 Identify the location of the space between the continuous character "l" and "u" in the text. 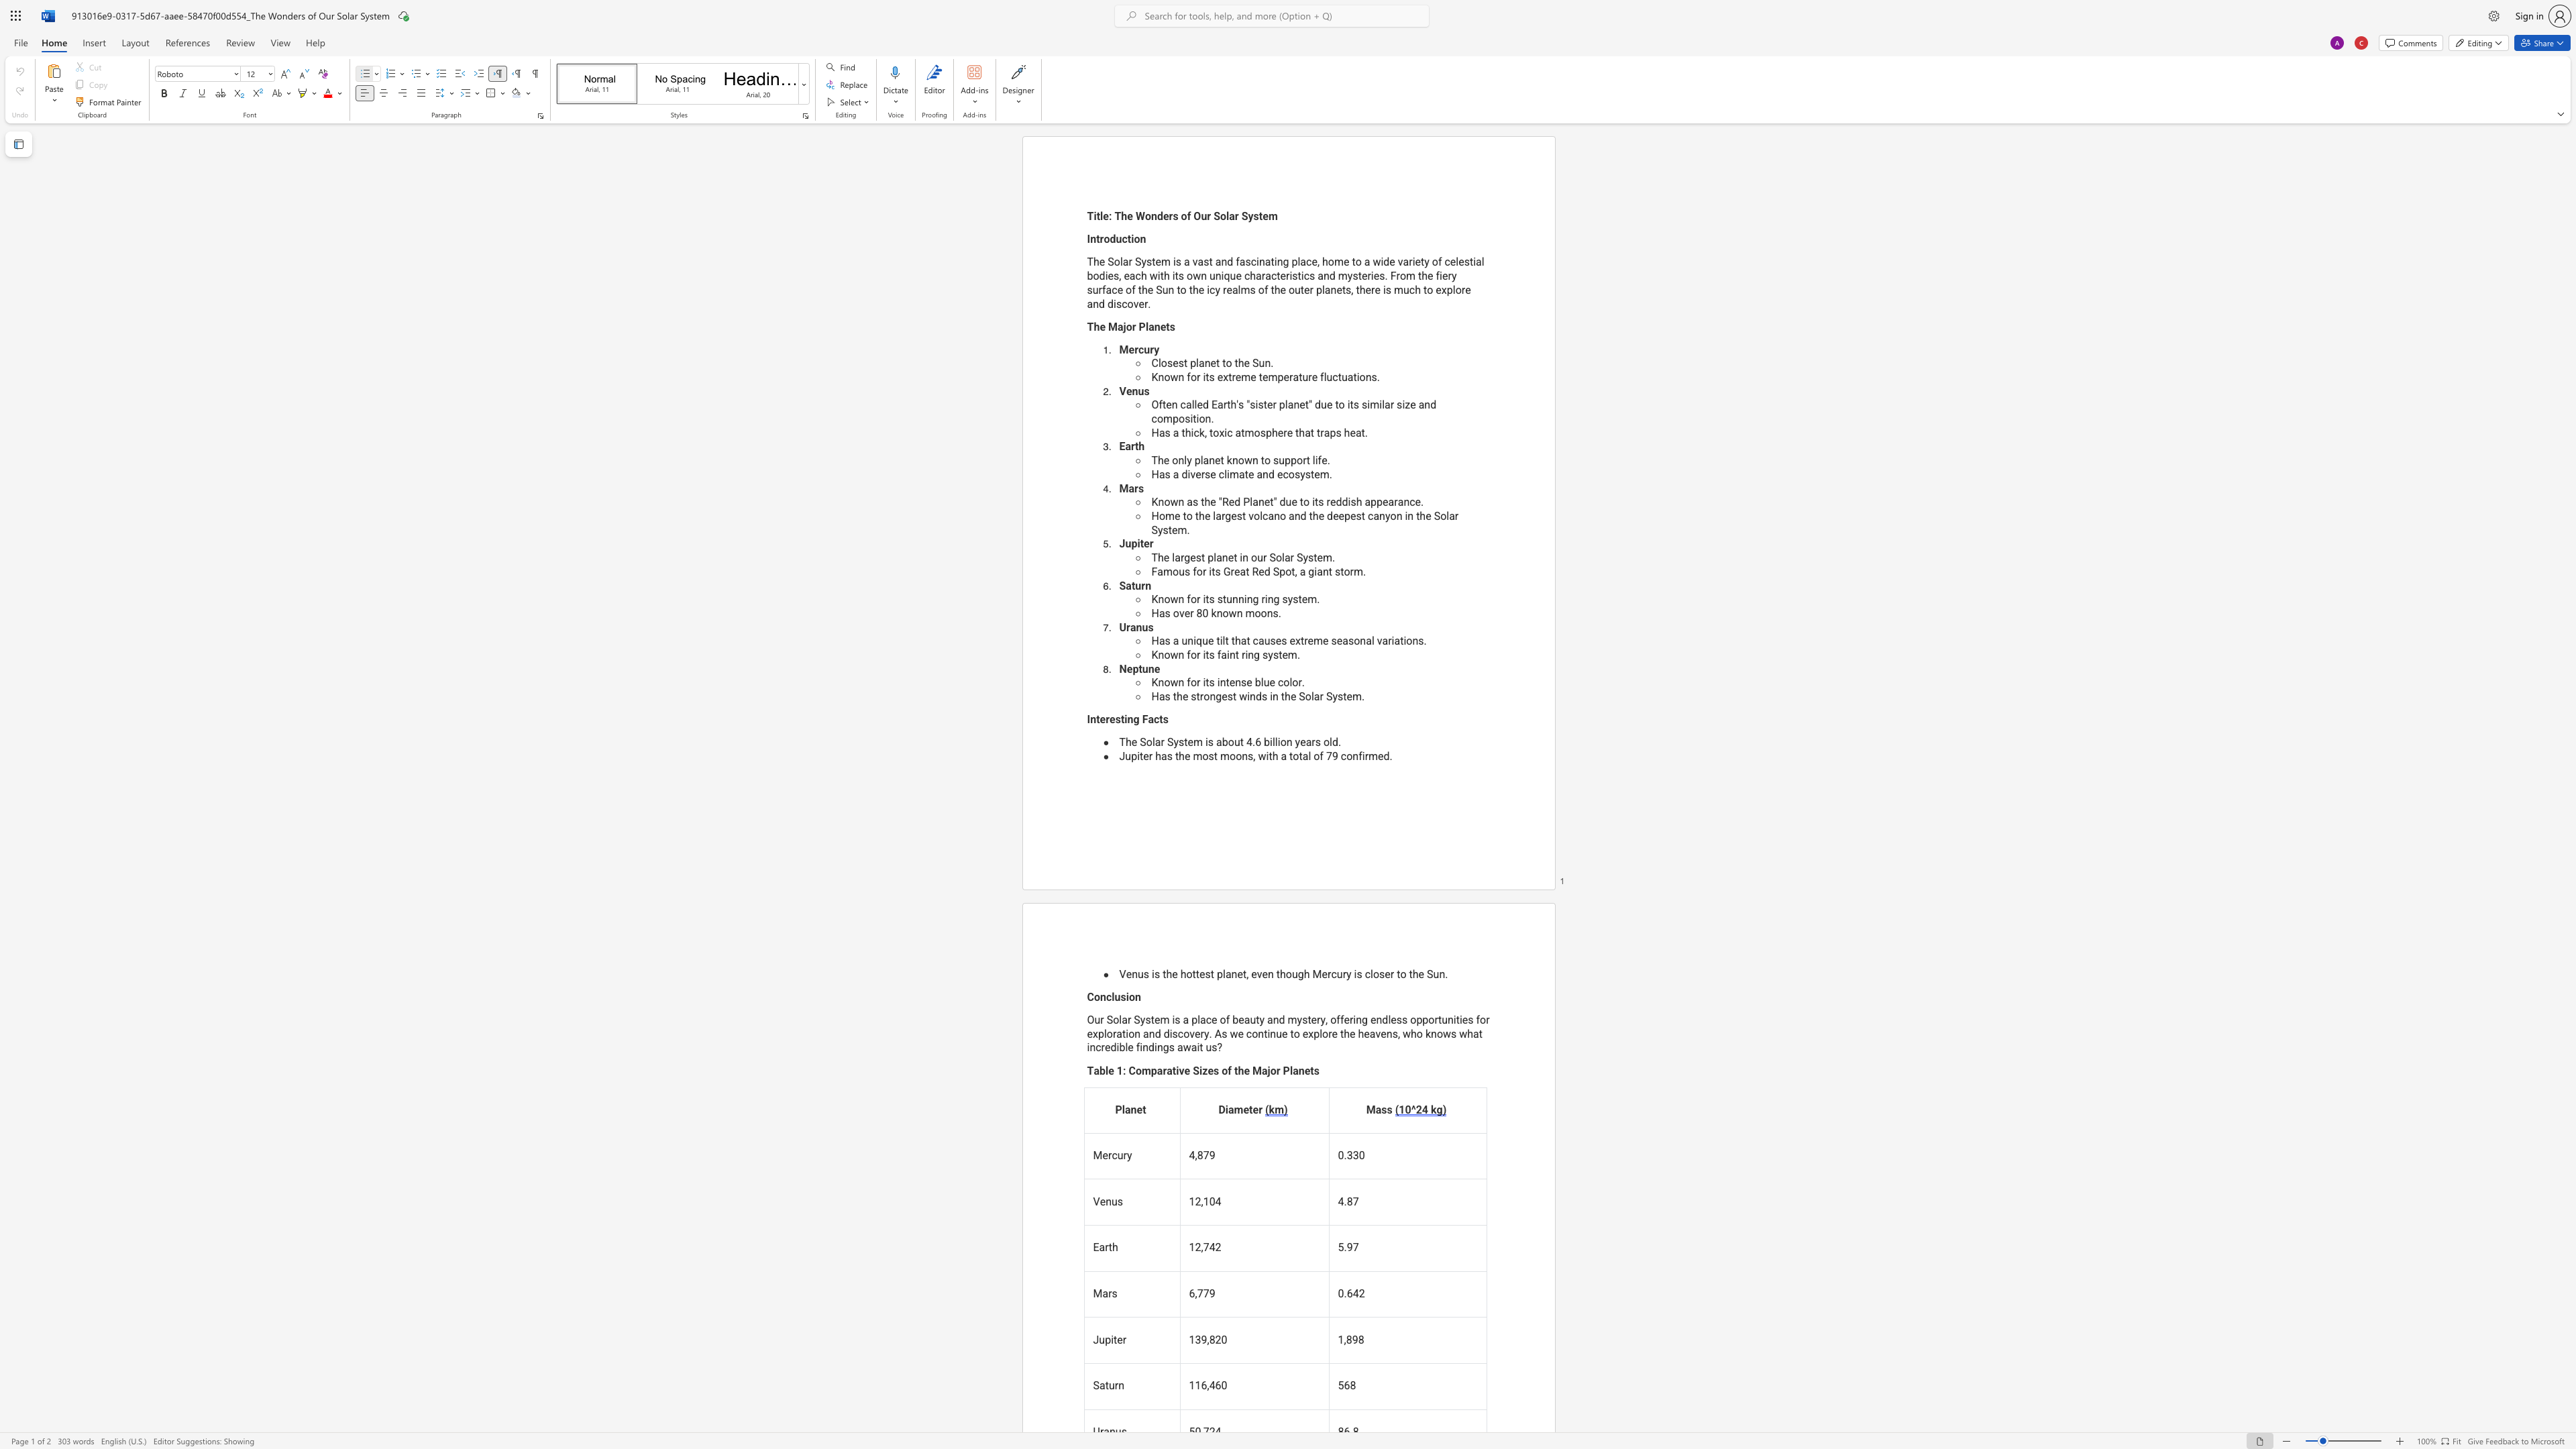
(1263, 682).